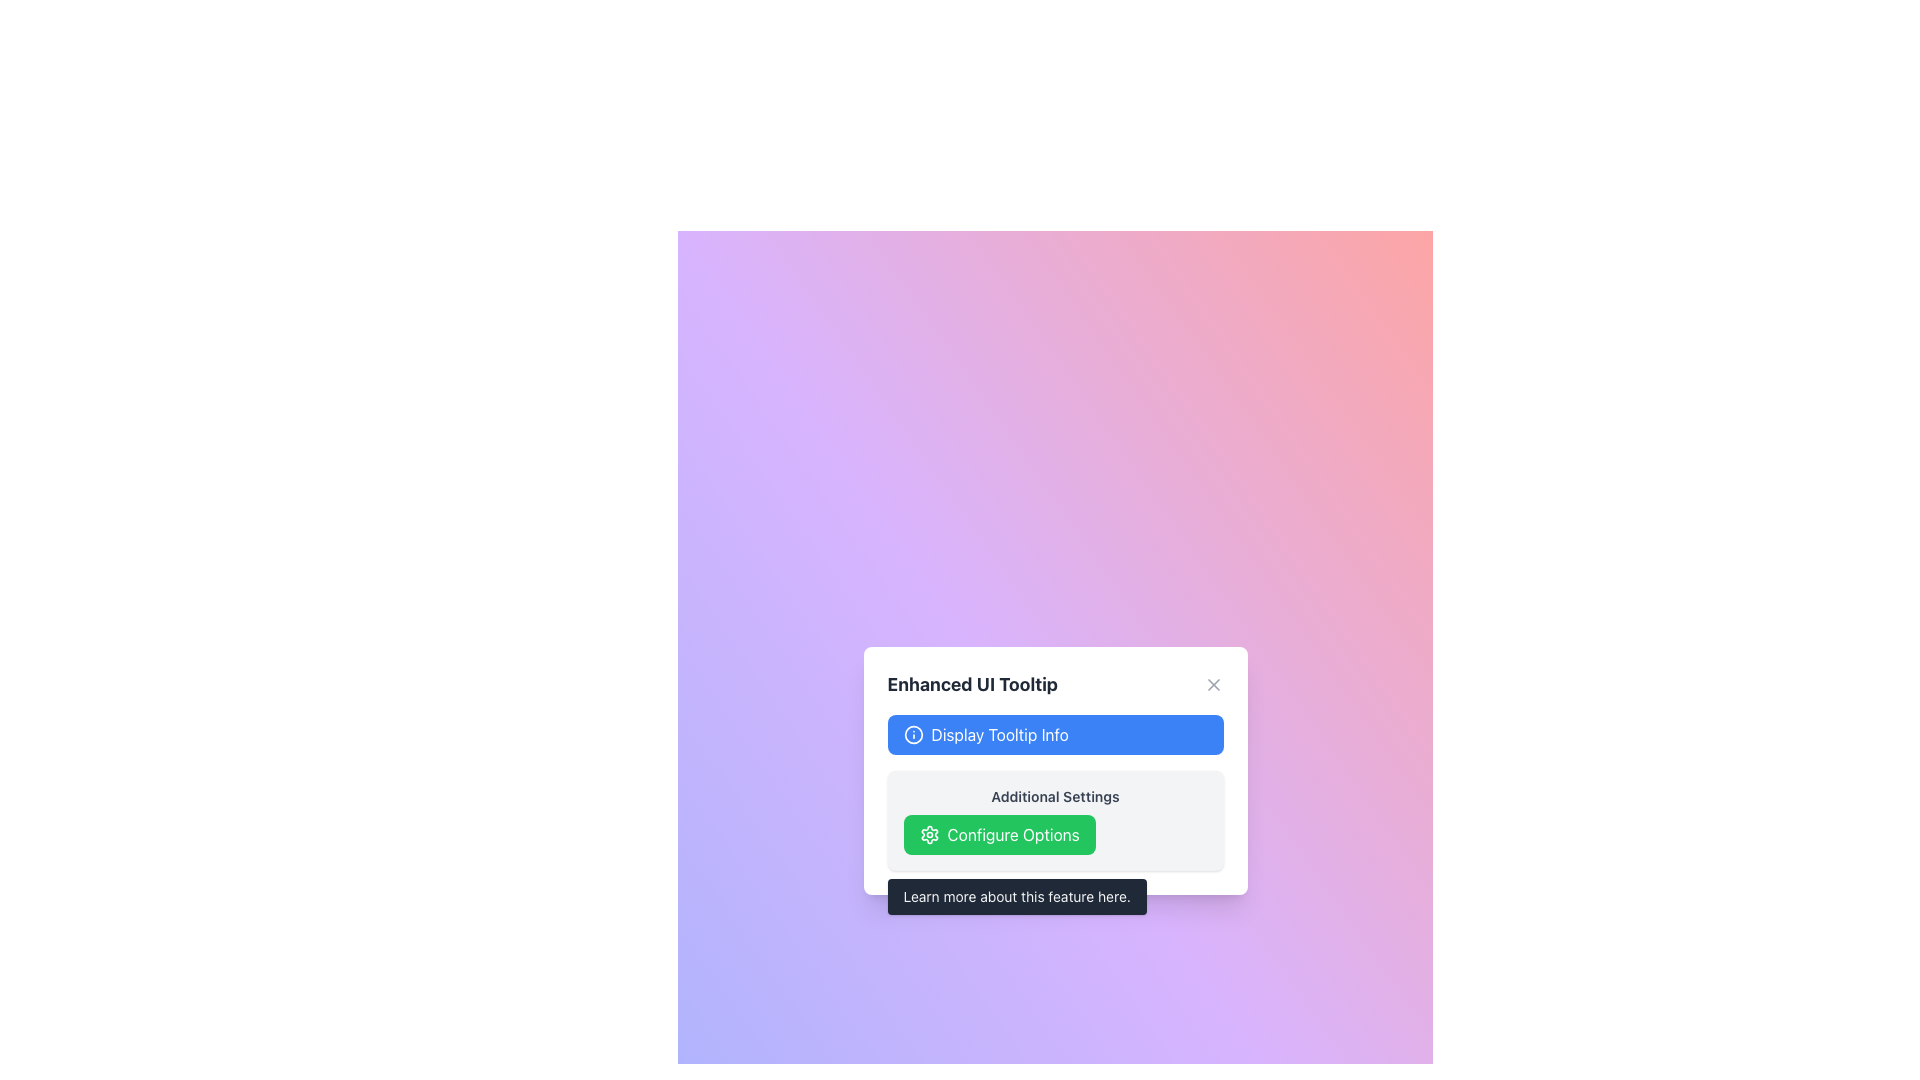  Describe the element at coordinates (928, 834) in the screenshot. I see `the configuration options icon located within the modal dialog box near the text 'Configure Options'` at that location.